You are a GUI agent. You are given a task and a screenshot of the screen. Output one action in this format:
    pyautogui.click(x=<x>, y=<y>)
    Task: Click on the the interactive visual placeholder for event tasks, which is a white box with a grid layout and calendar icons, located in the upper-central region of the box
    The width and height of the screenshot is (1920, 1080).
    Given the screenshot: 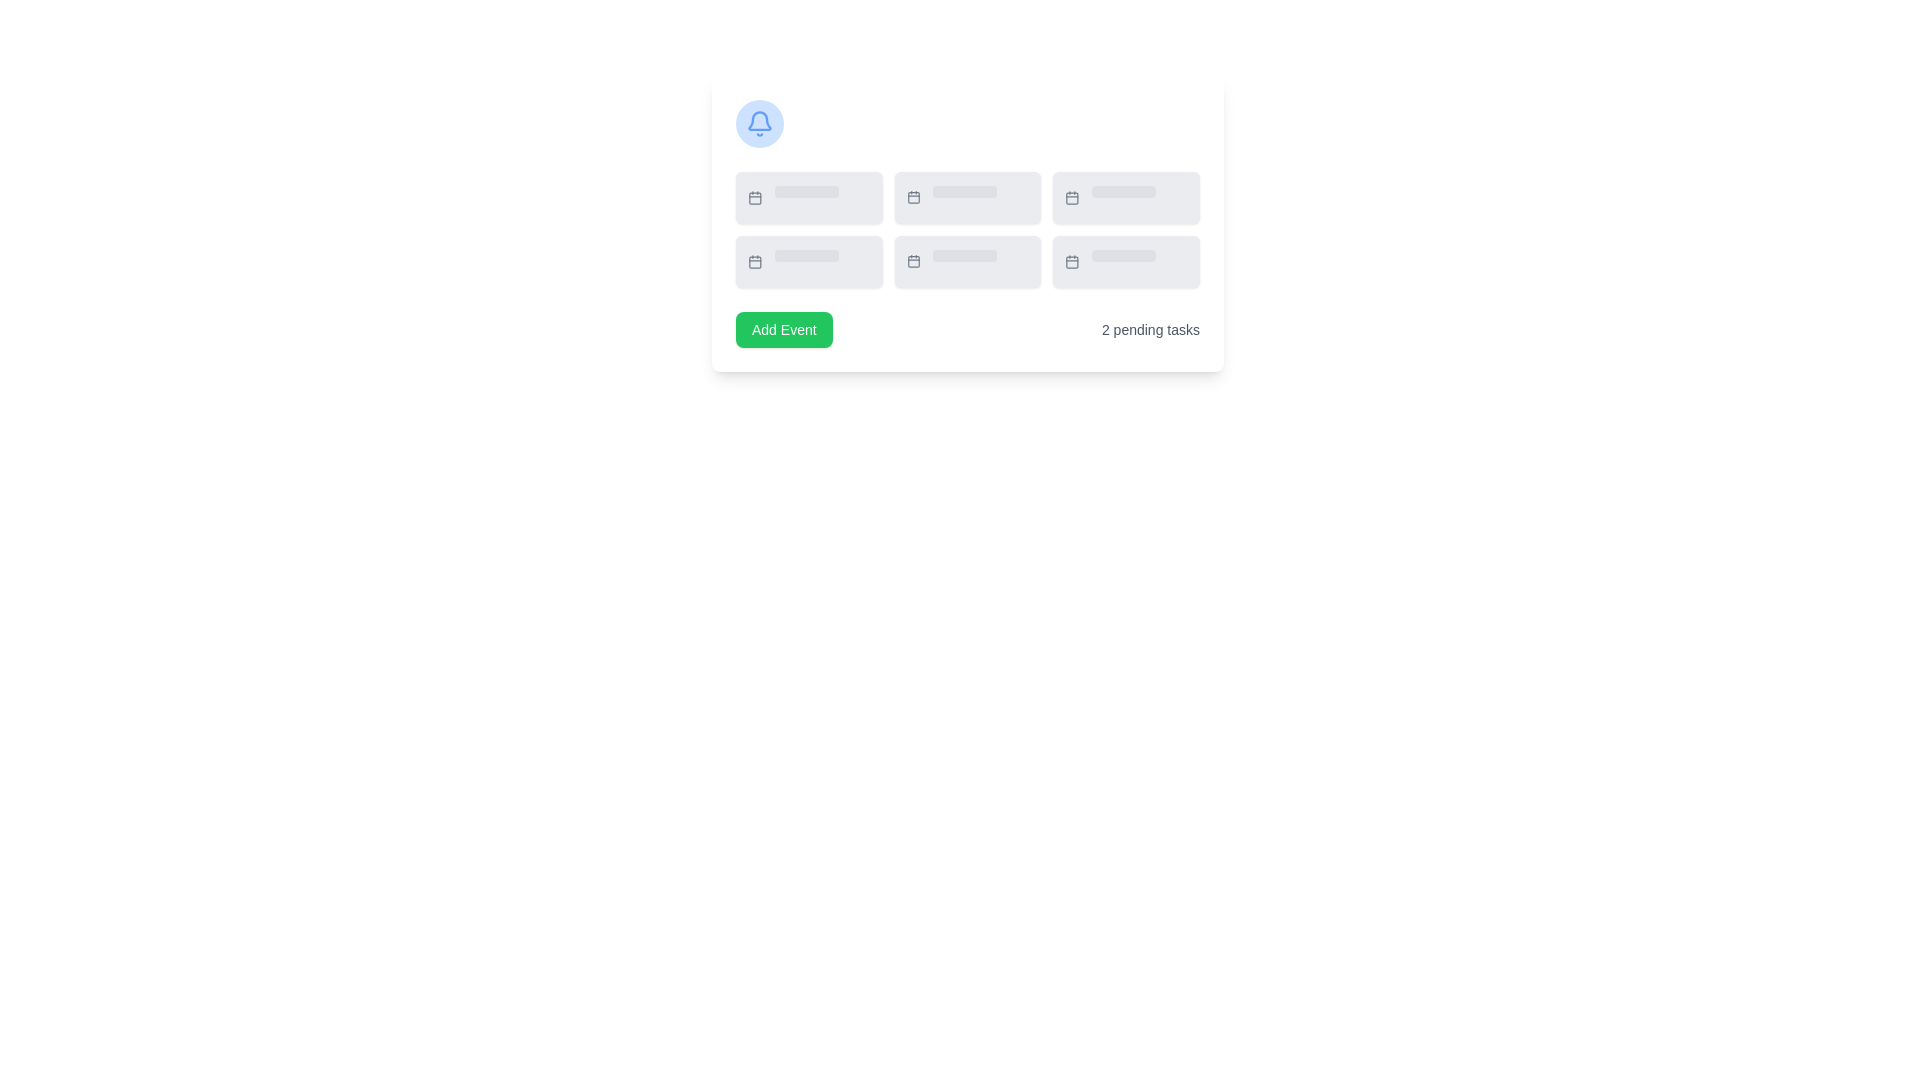 What is the action you would take?
    pyautogui.click(x=968, y=223)
    